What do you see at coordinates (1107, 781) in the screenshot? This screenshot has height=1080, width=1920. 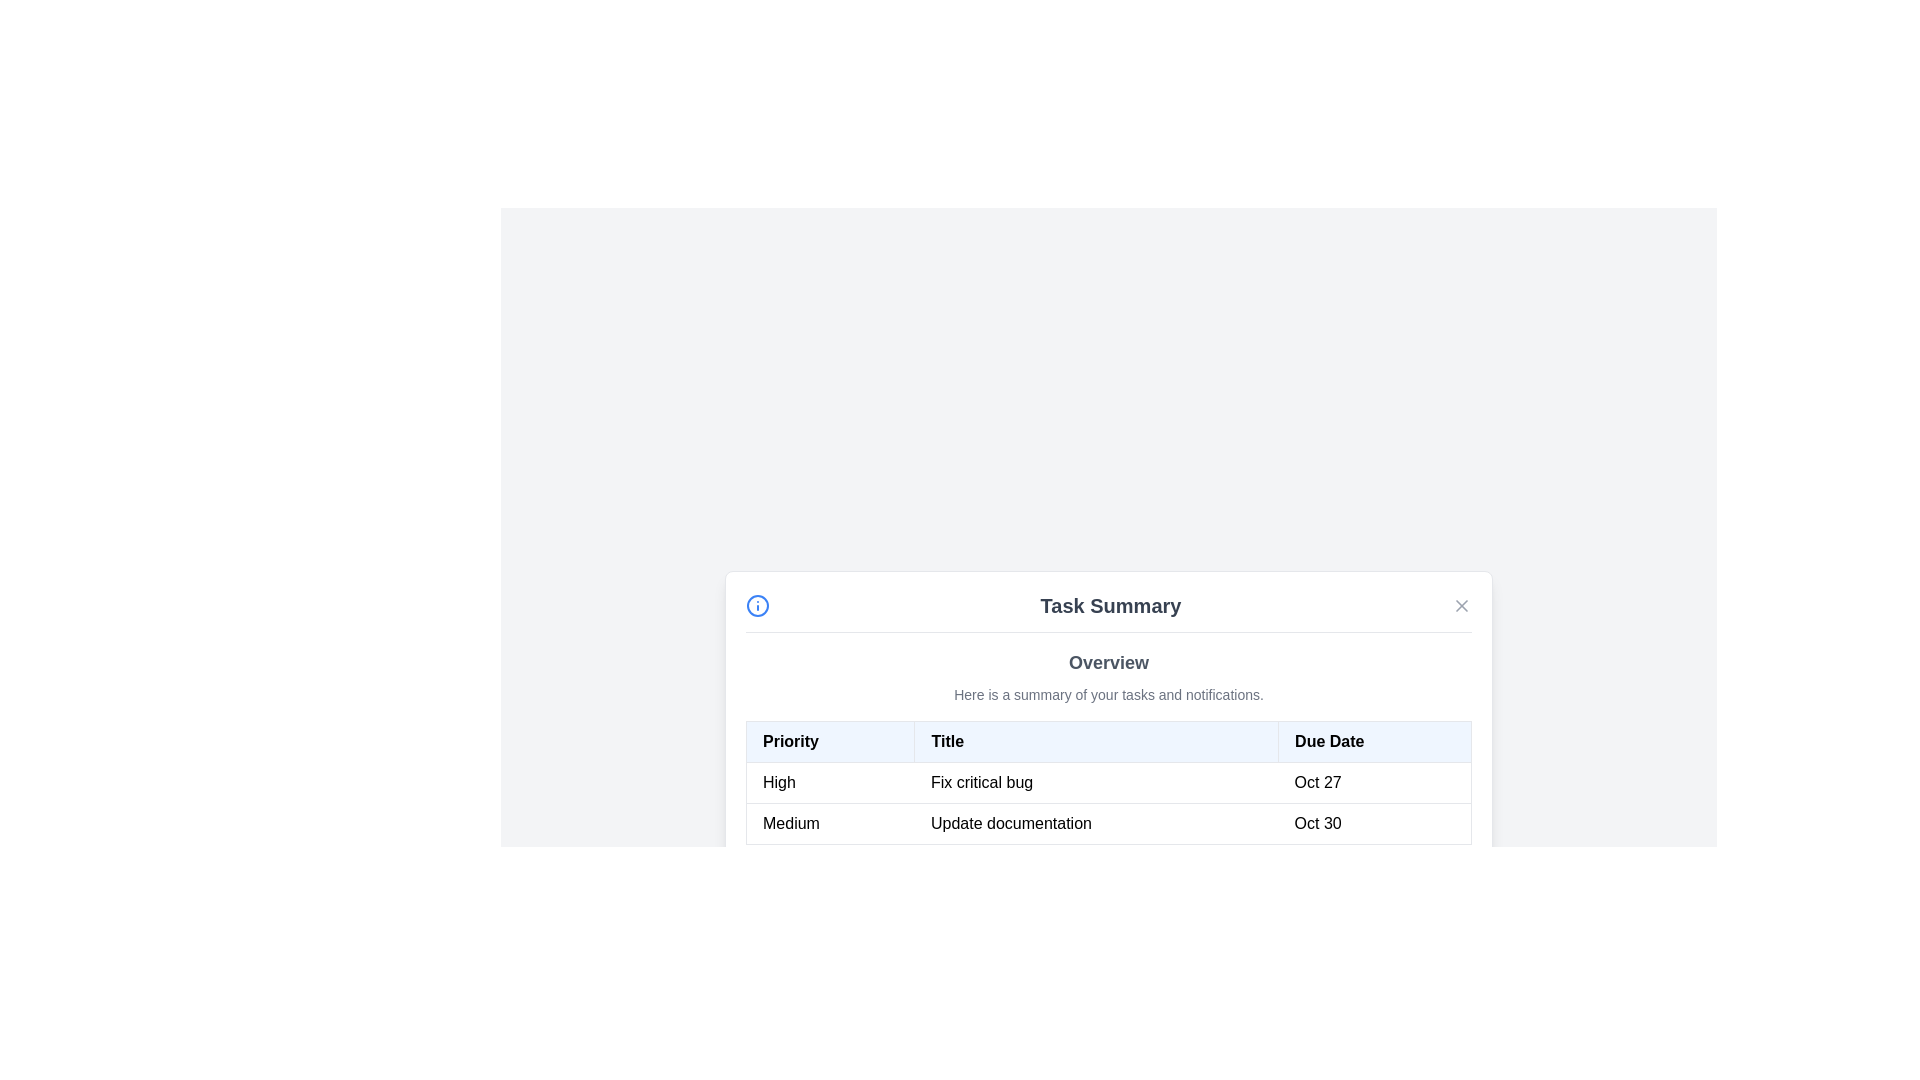 I see `the first row of the task list that displays priority as 'High', title as 'Fix critical bug', and due date as 'Oct 27'` at bounding box center [1107, 781].